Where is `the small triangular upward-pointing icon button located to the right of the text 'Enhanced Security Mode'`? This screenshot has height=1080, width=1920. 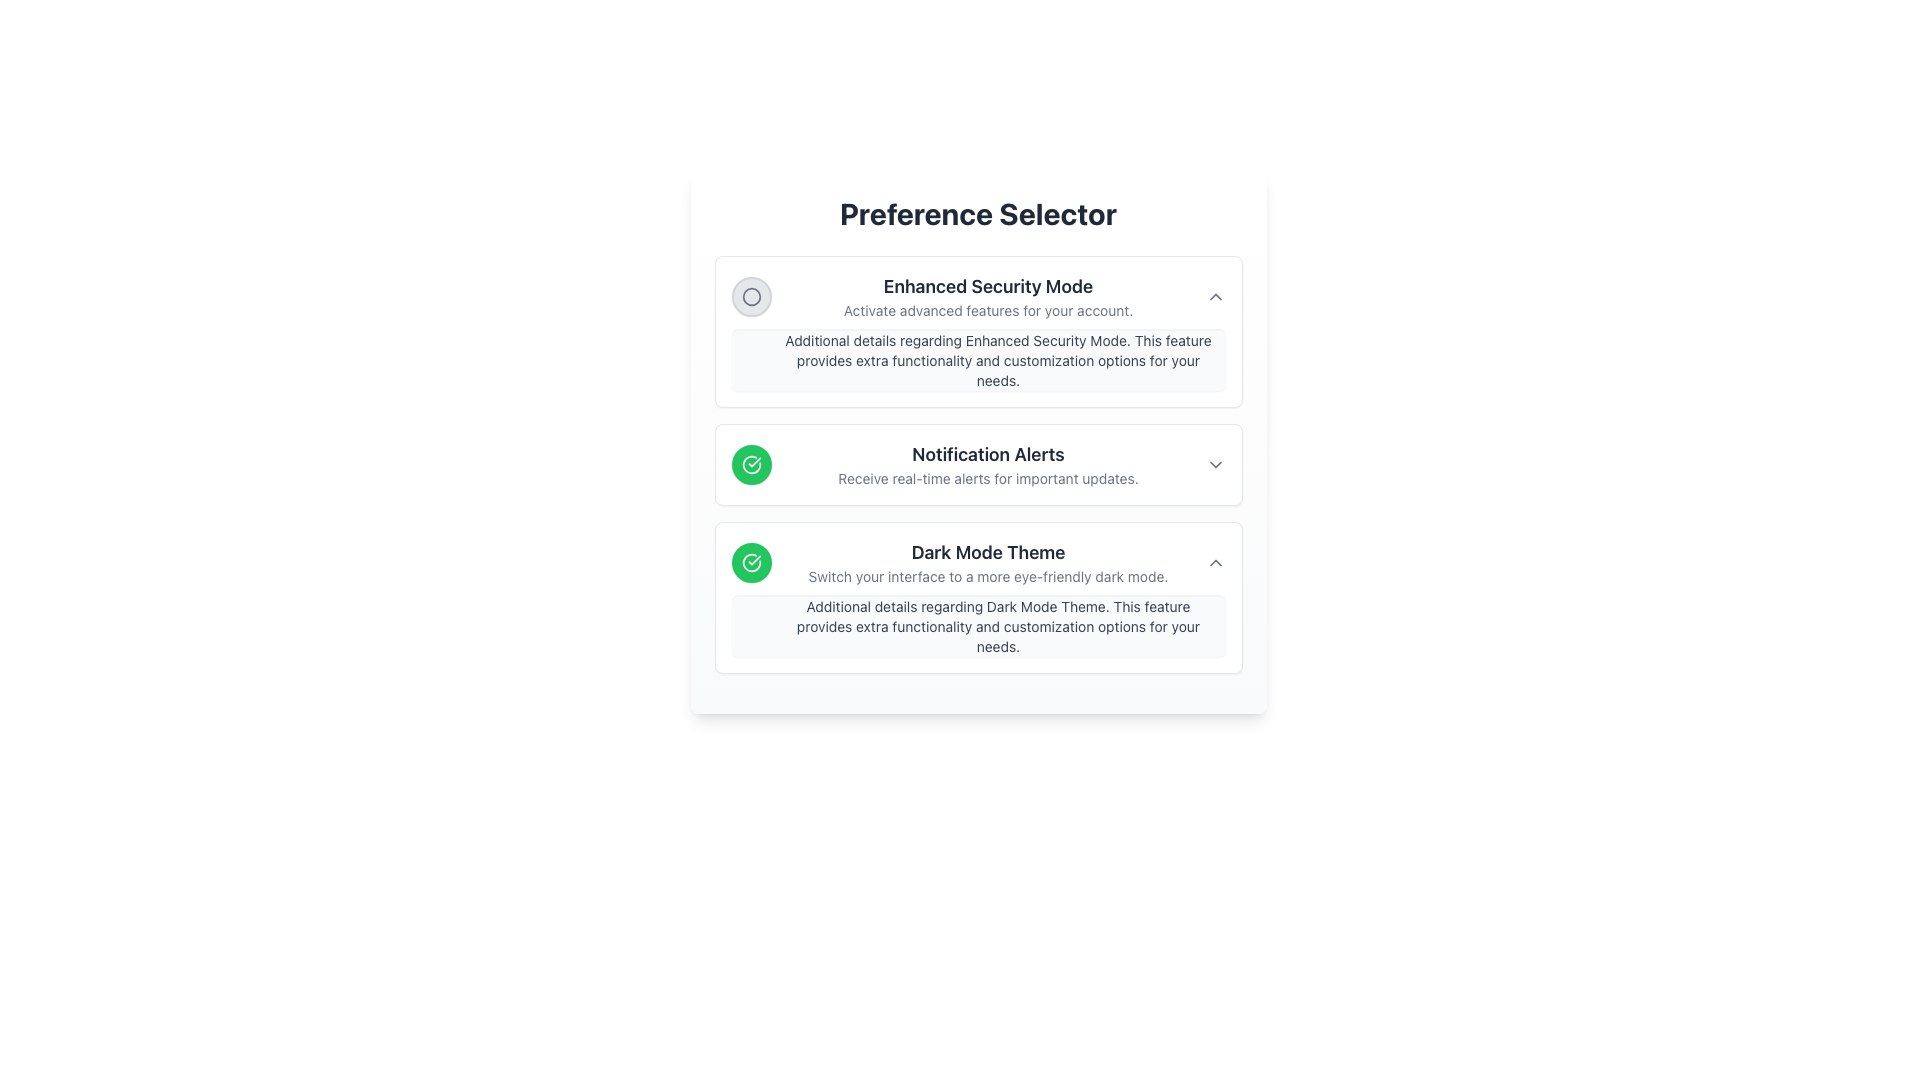
the small triangular upward-pointing icon button located to the right of the text 'Enhanced Security Mode' is located at coordinates (1214, 297).